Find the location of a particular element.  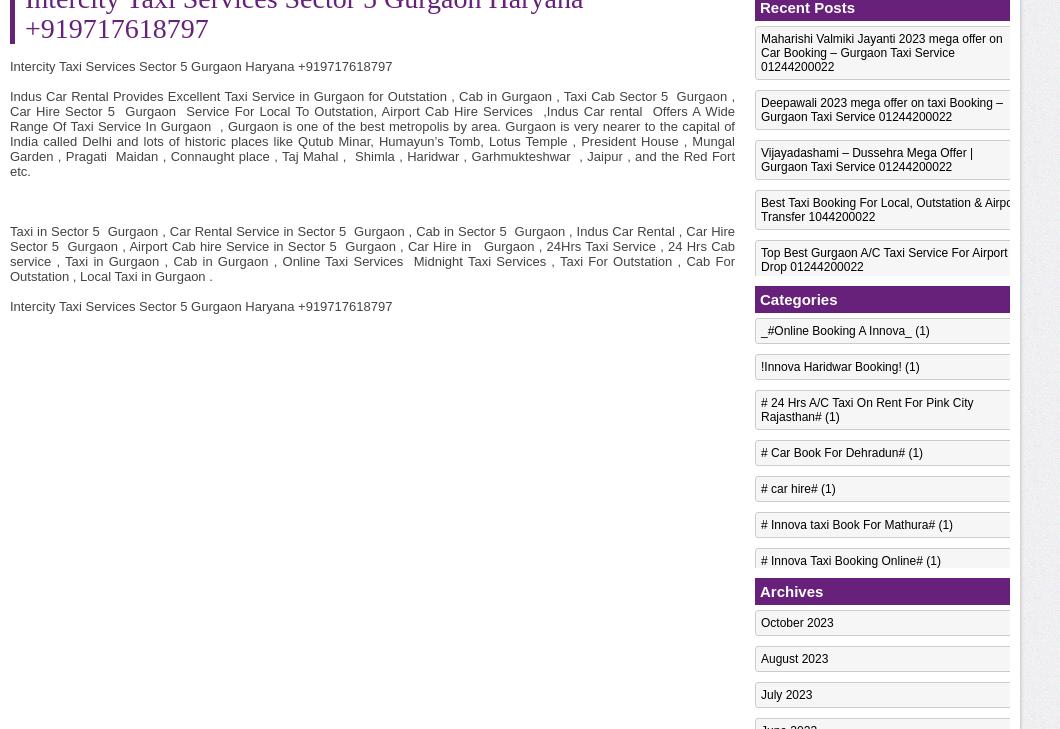

'# car hire#' is located at coordinates (787, 489).